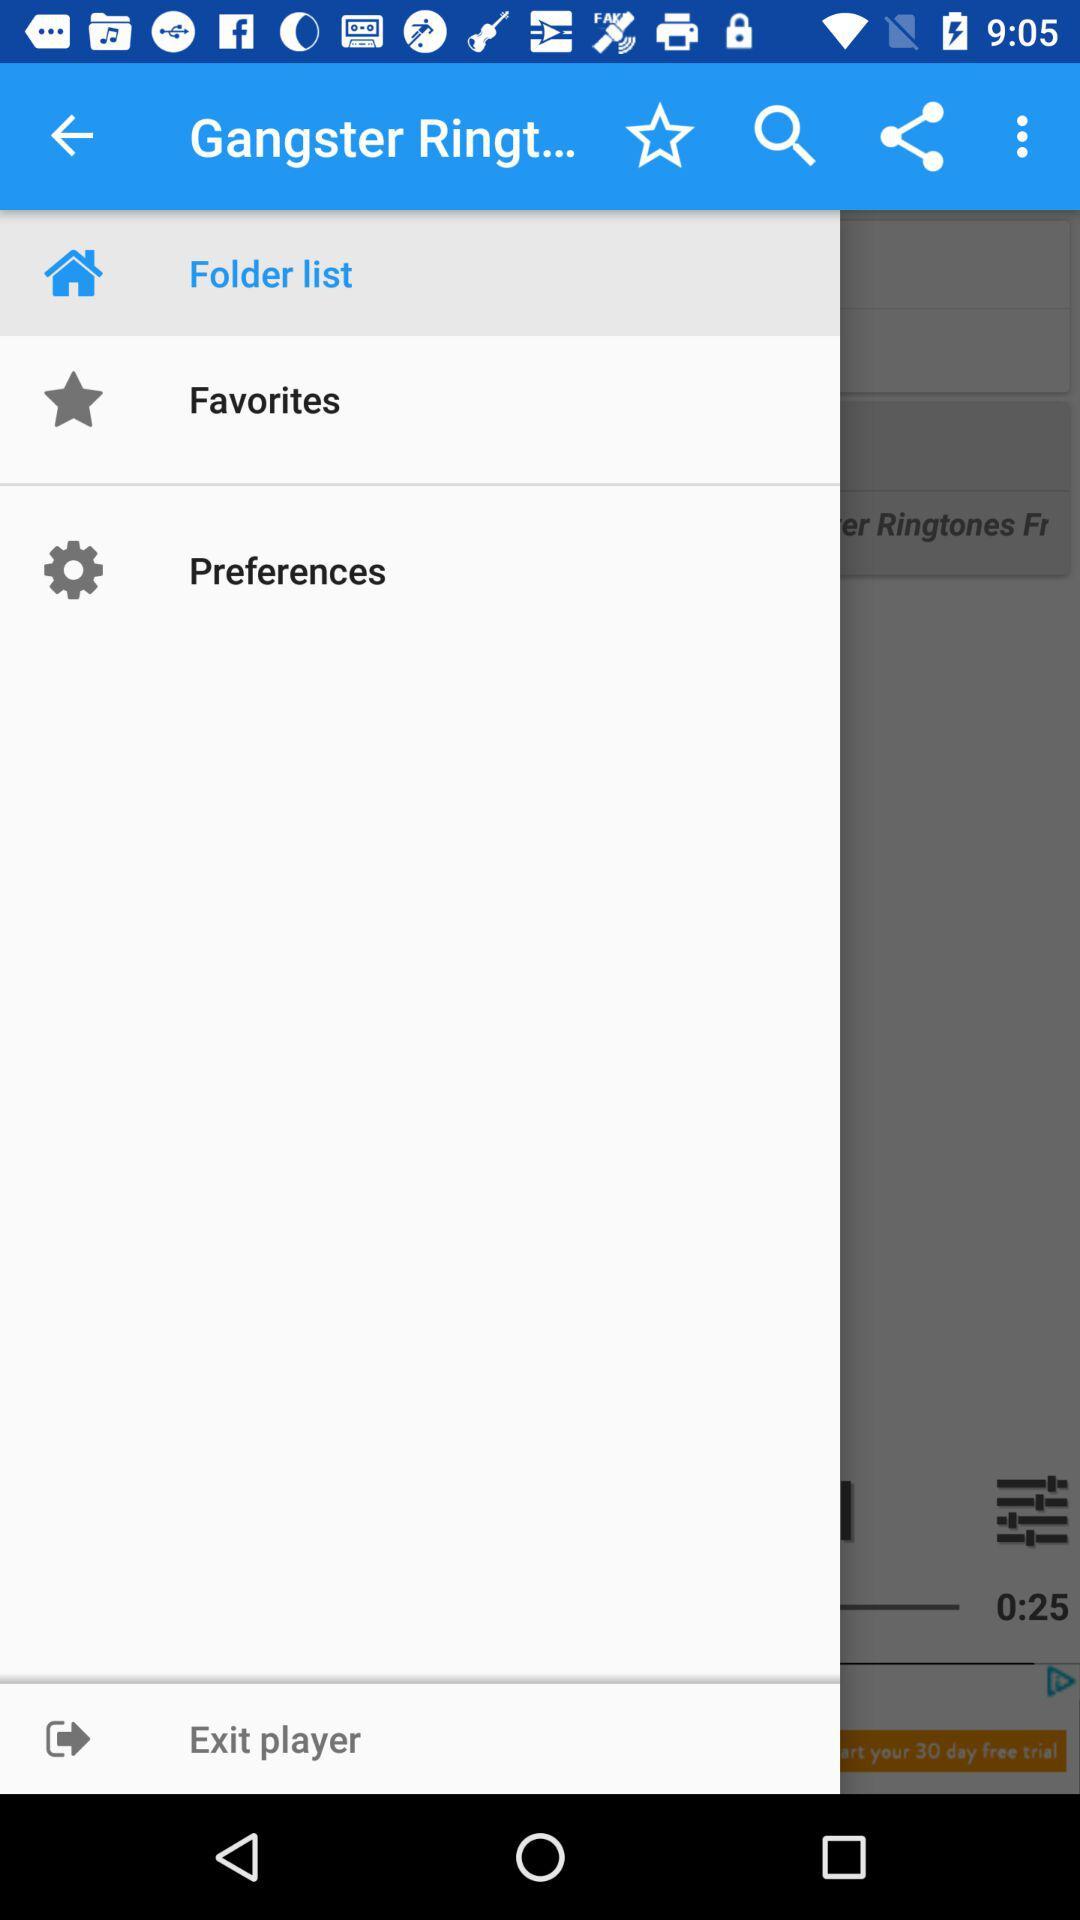 This screenshot has width=1080, height=1920. I want to click on the sliders icon, so click(1032, 1510).